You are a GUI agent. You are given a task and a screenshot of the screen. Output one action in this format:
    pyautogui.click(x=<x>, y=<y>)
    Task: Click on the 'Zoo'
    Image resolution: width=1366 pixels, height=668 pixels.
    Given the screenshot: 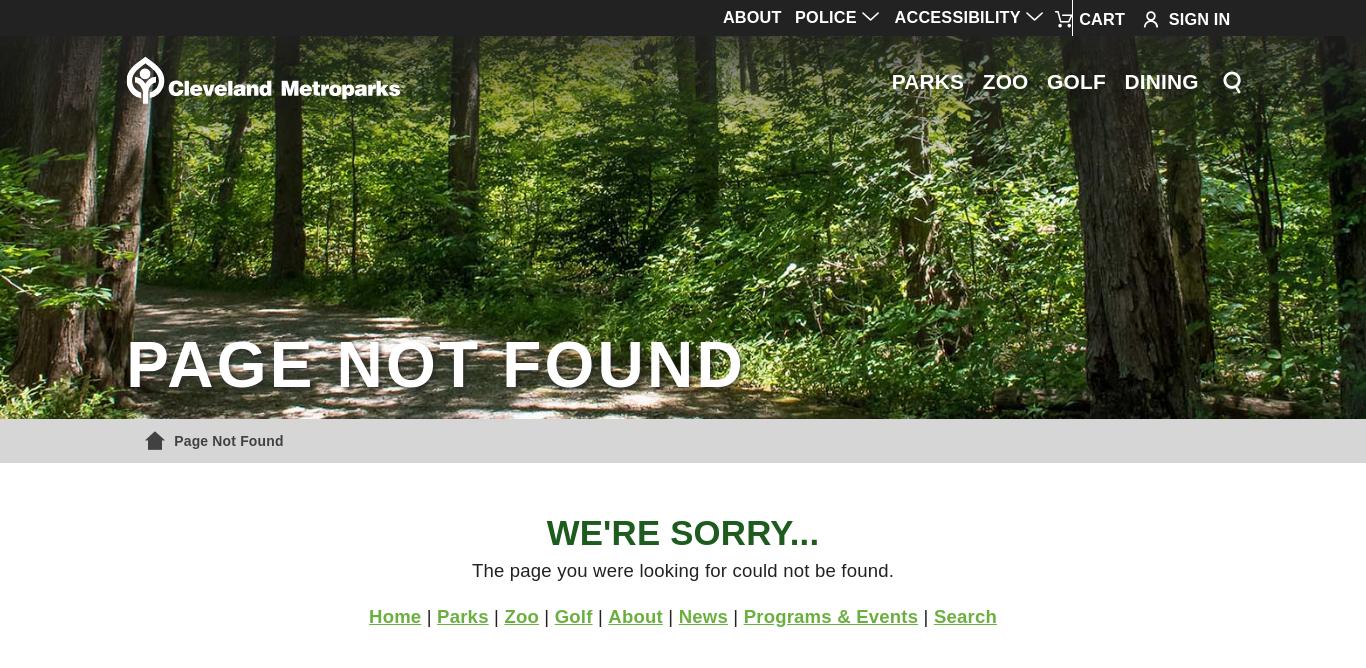 What is the action you would take?
    pyautogui.click(x=504, y=614)
    